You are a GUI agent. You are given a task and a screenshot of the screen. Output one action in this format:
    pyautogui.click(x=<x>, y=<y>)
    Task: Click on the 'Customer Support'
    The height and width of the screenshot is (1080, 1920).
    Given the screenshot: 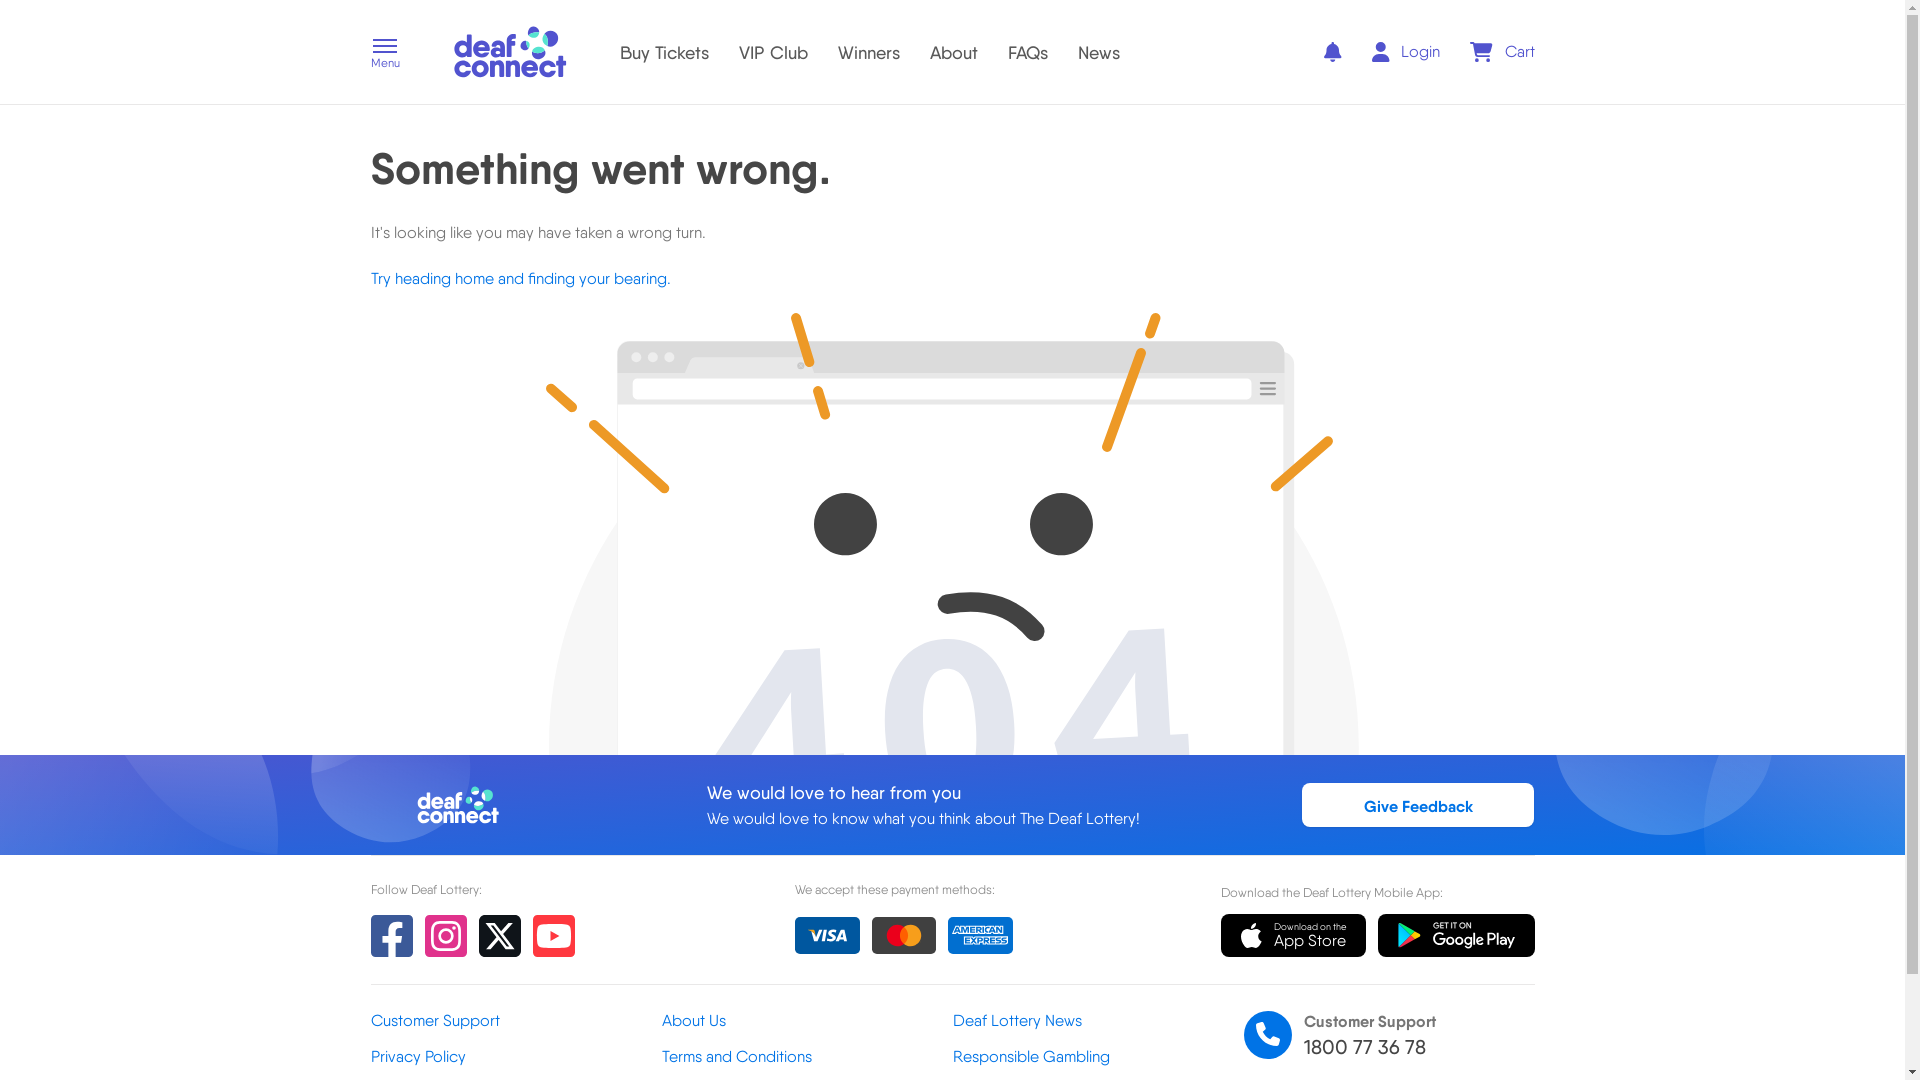 What is the action you would take?
    pyautogui.click(x=515, y=1021)
    